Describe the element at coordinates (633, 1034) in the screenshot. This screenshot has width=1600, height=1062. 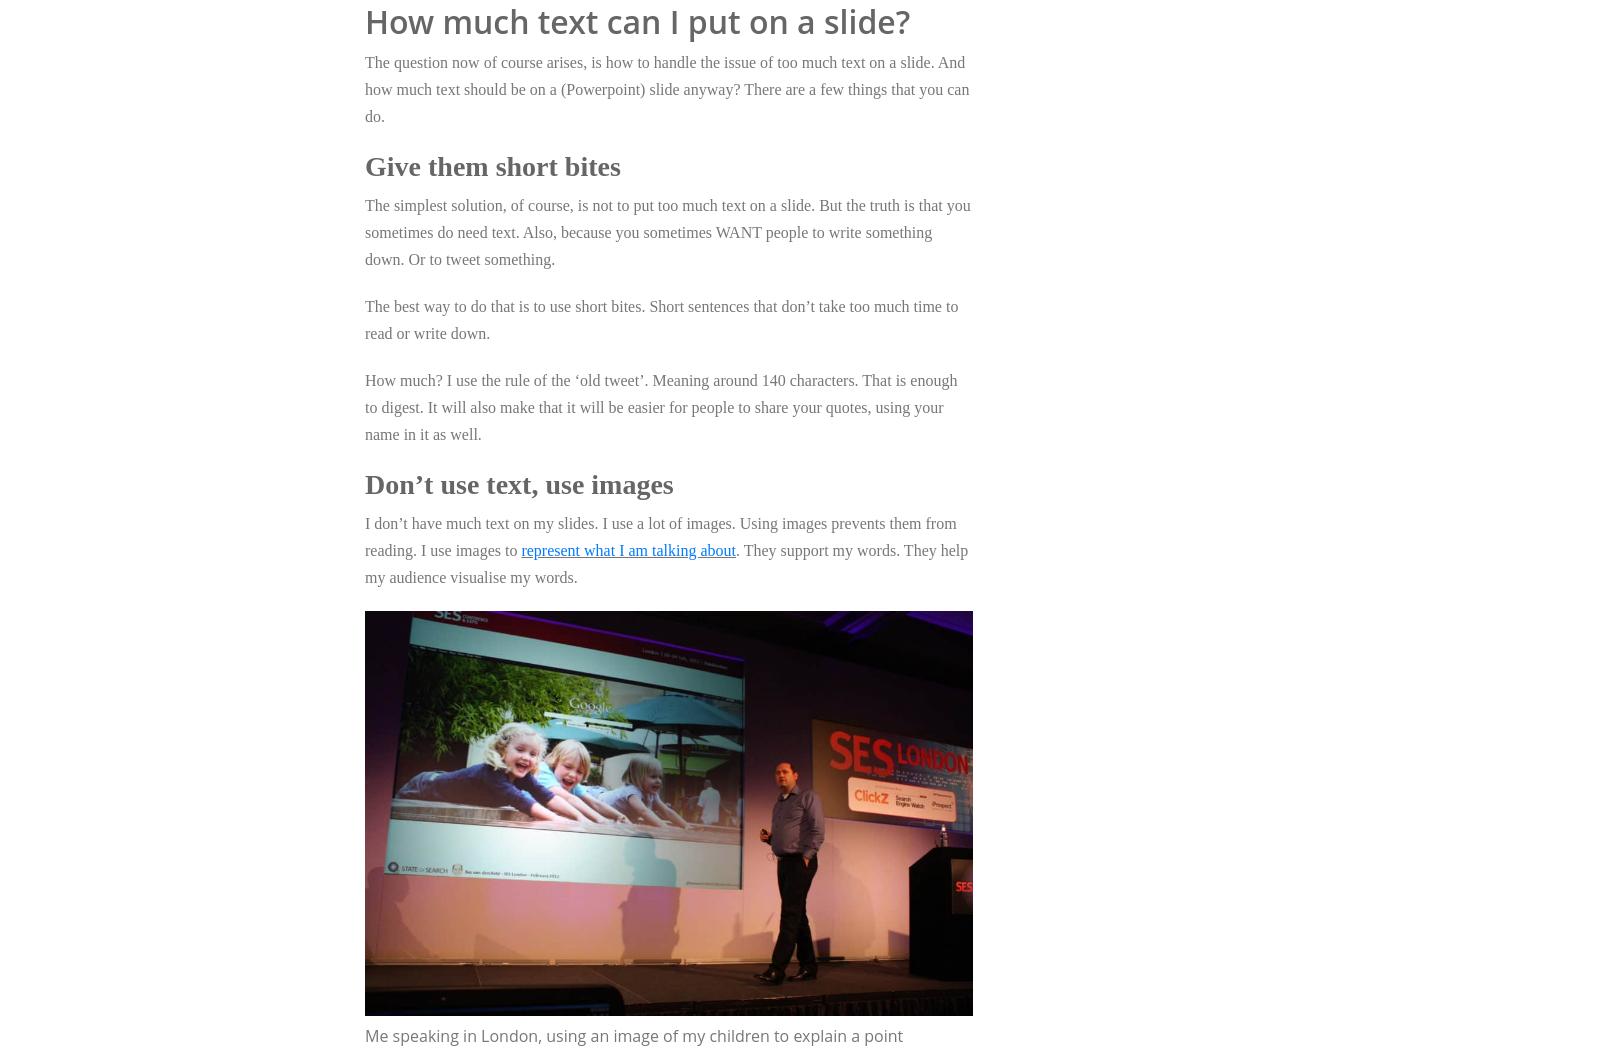
I see `'Me speaking in London, using an image of my children to explain a point'` at that location.